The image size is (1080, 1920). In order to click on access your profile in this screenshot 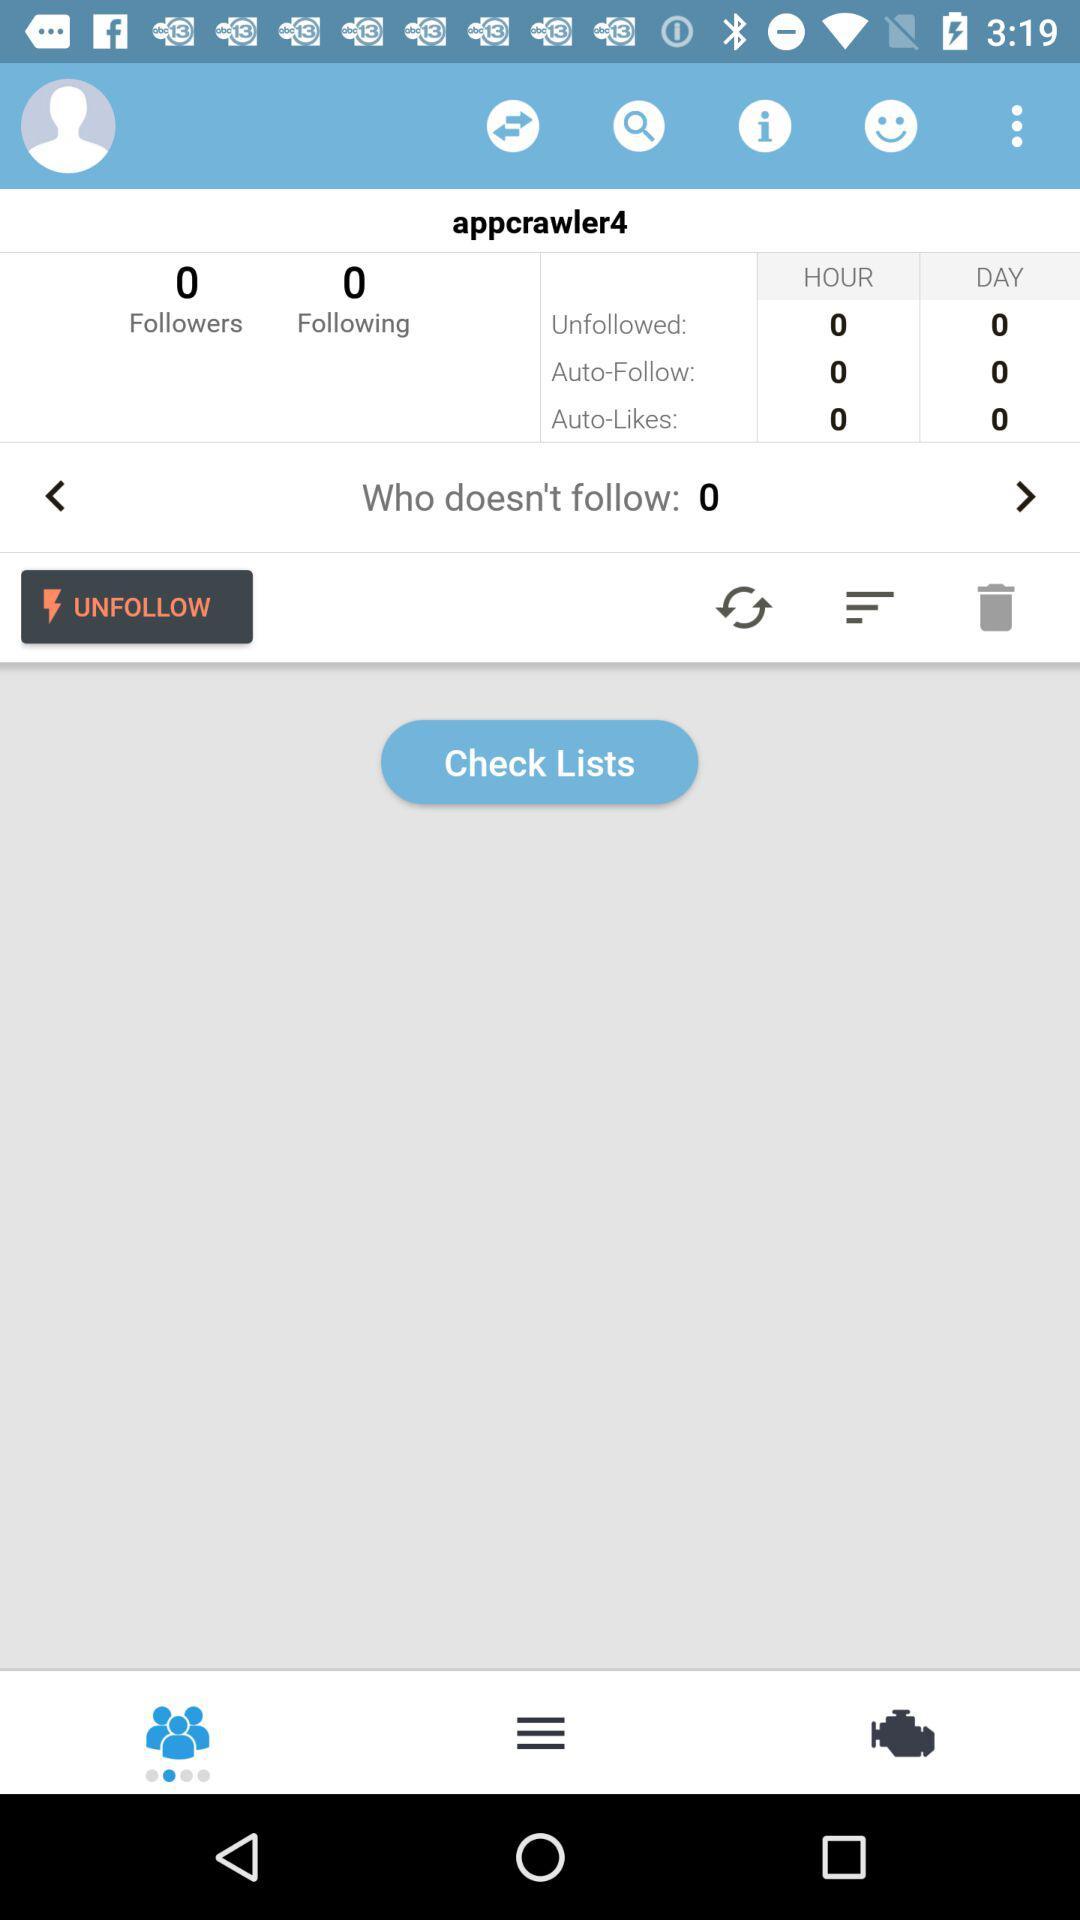, I will do `click(67, 124)`.